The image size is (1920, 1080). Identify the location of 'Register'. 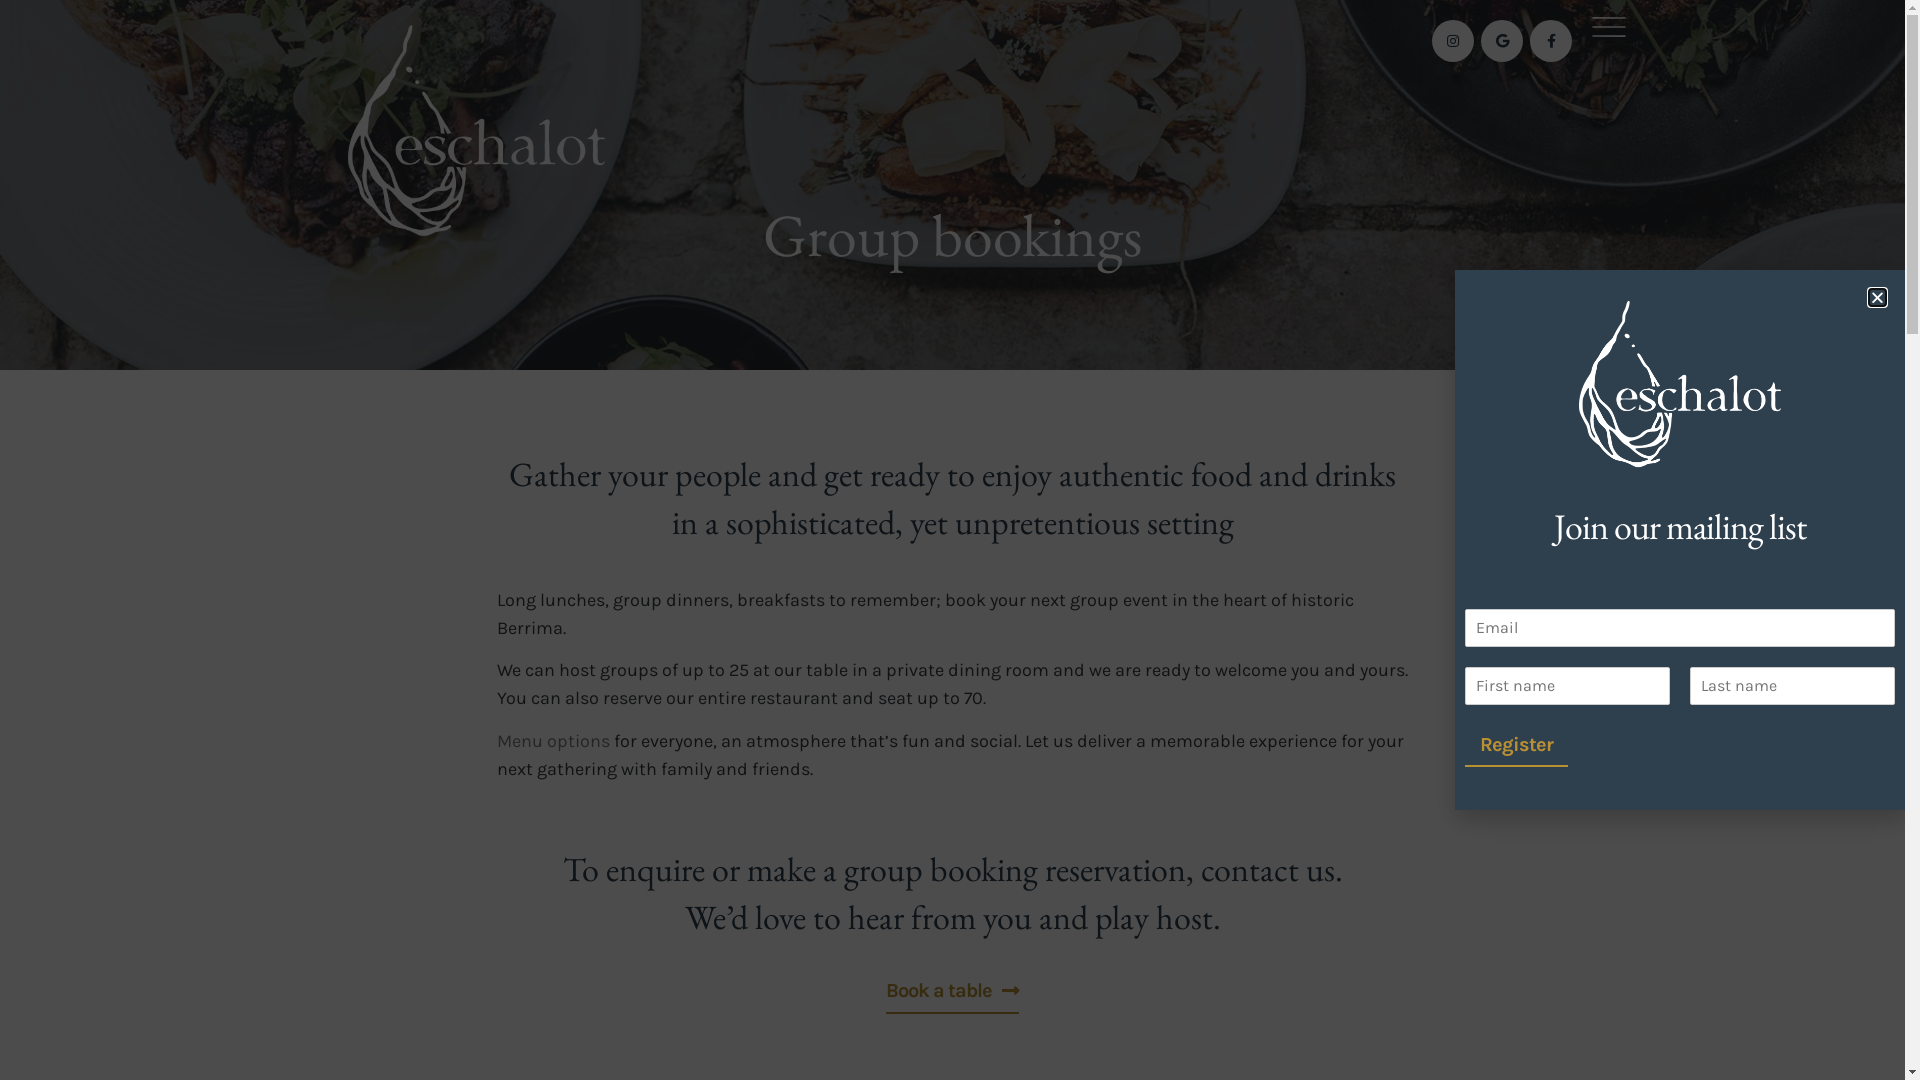
(1464, 745).